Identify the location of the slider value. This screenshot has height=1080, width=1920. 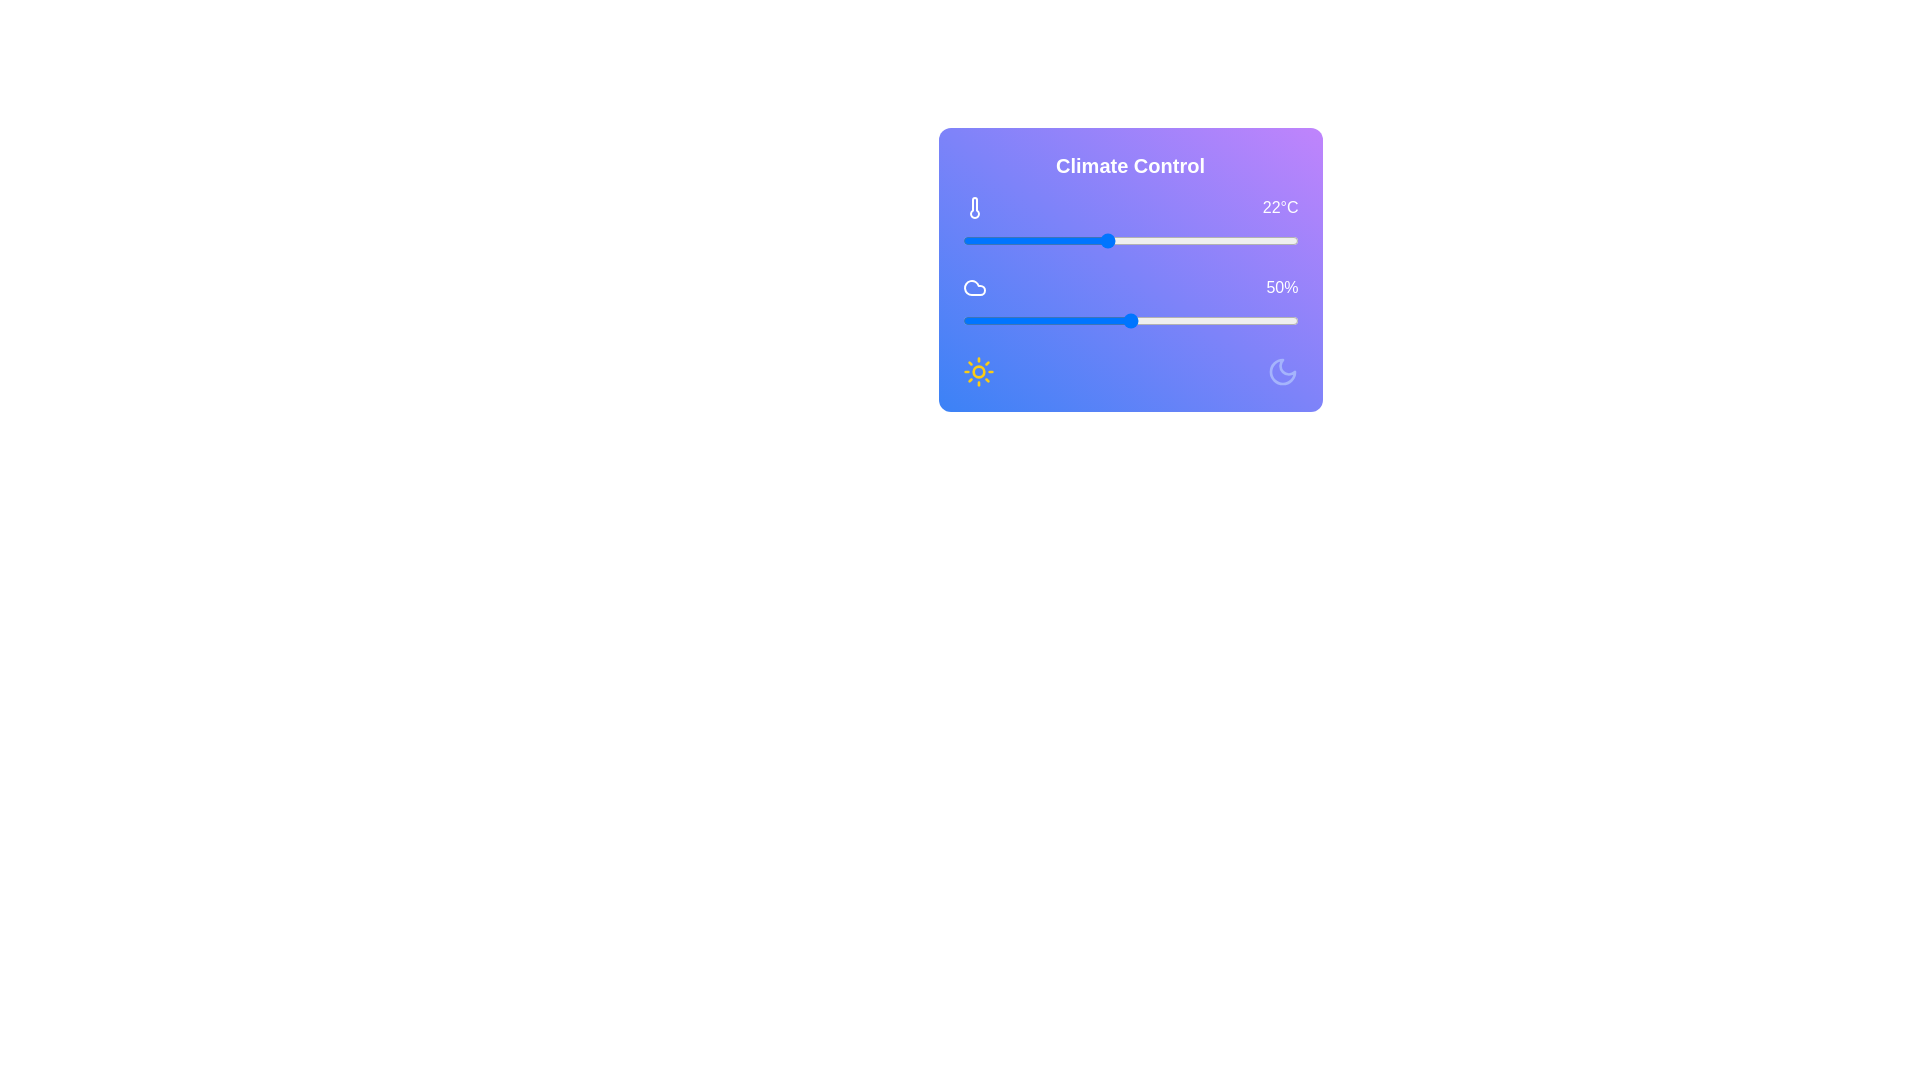
(1062, 319).